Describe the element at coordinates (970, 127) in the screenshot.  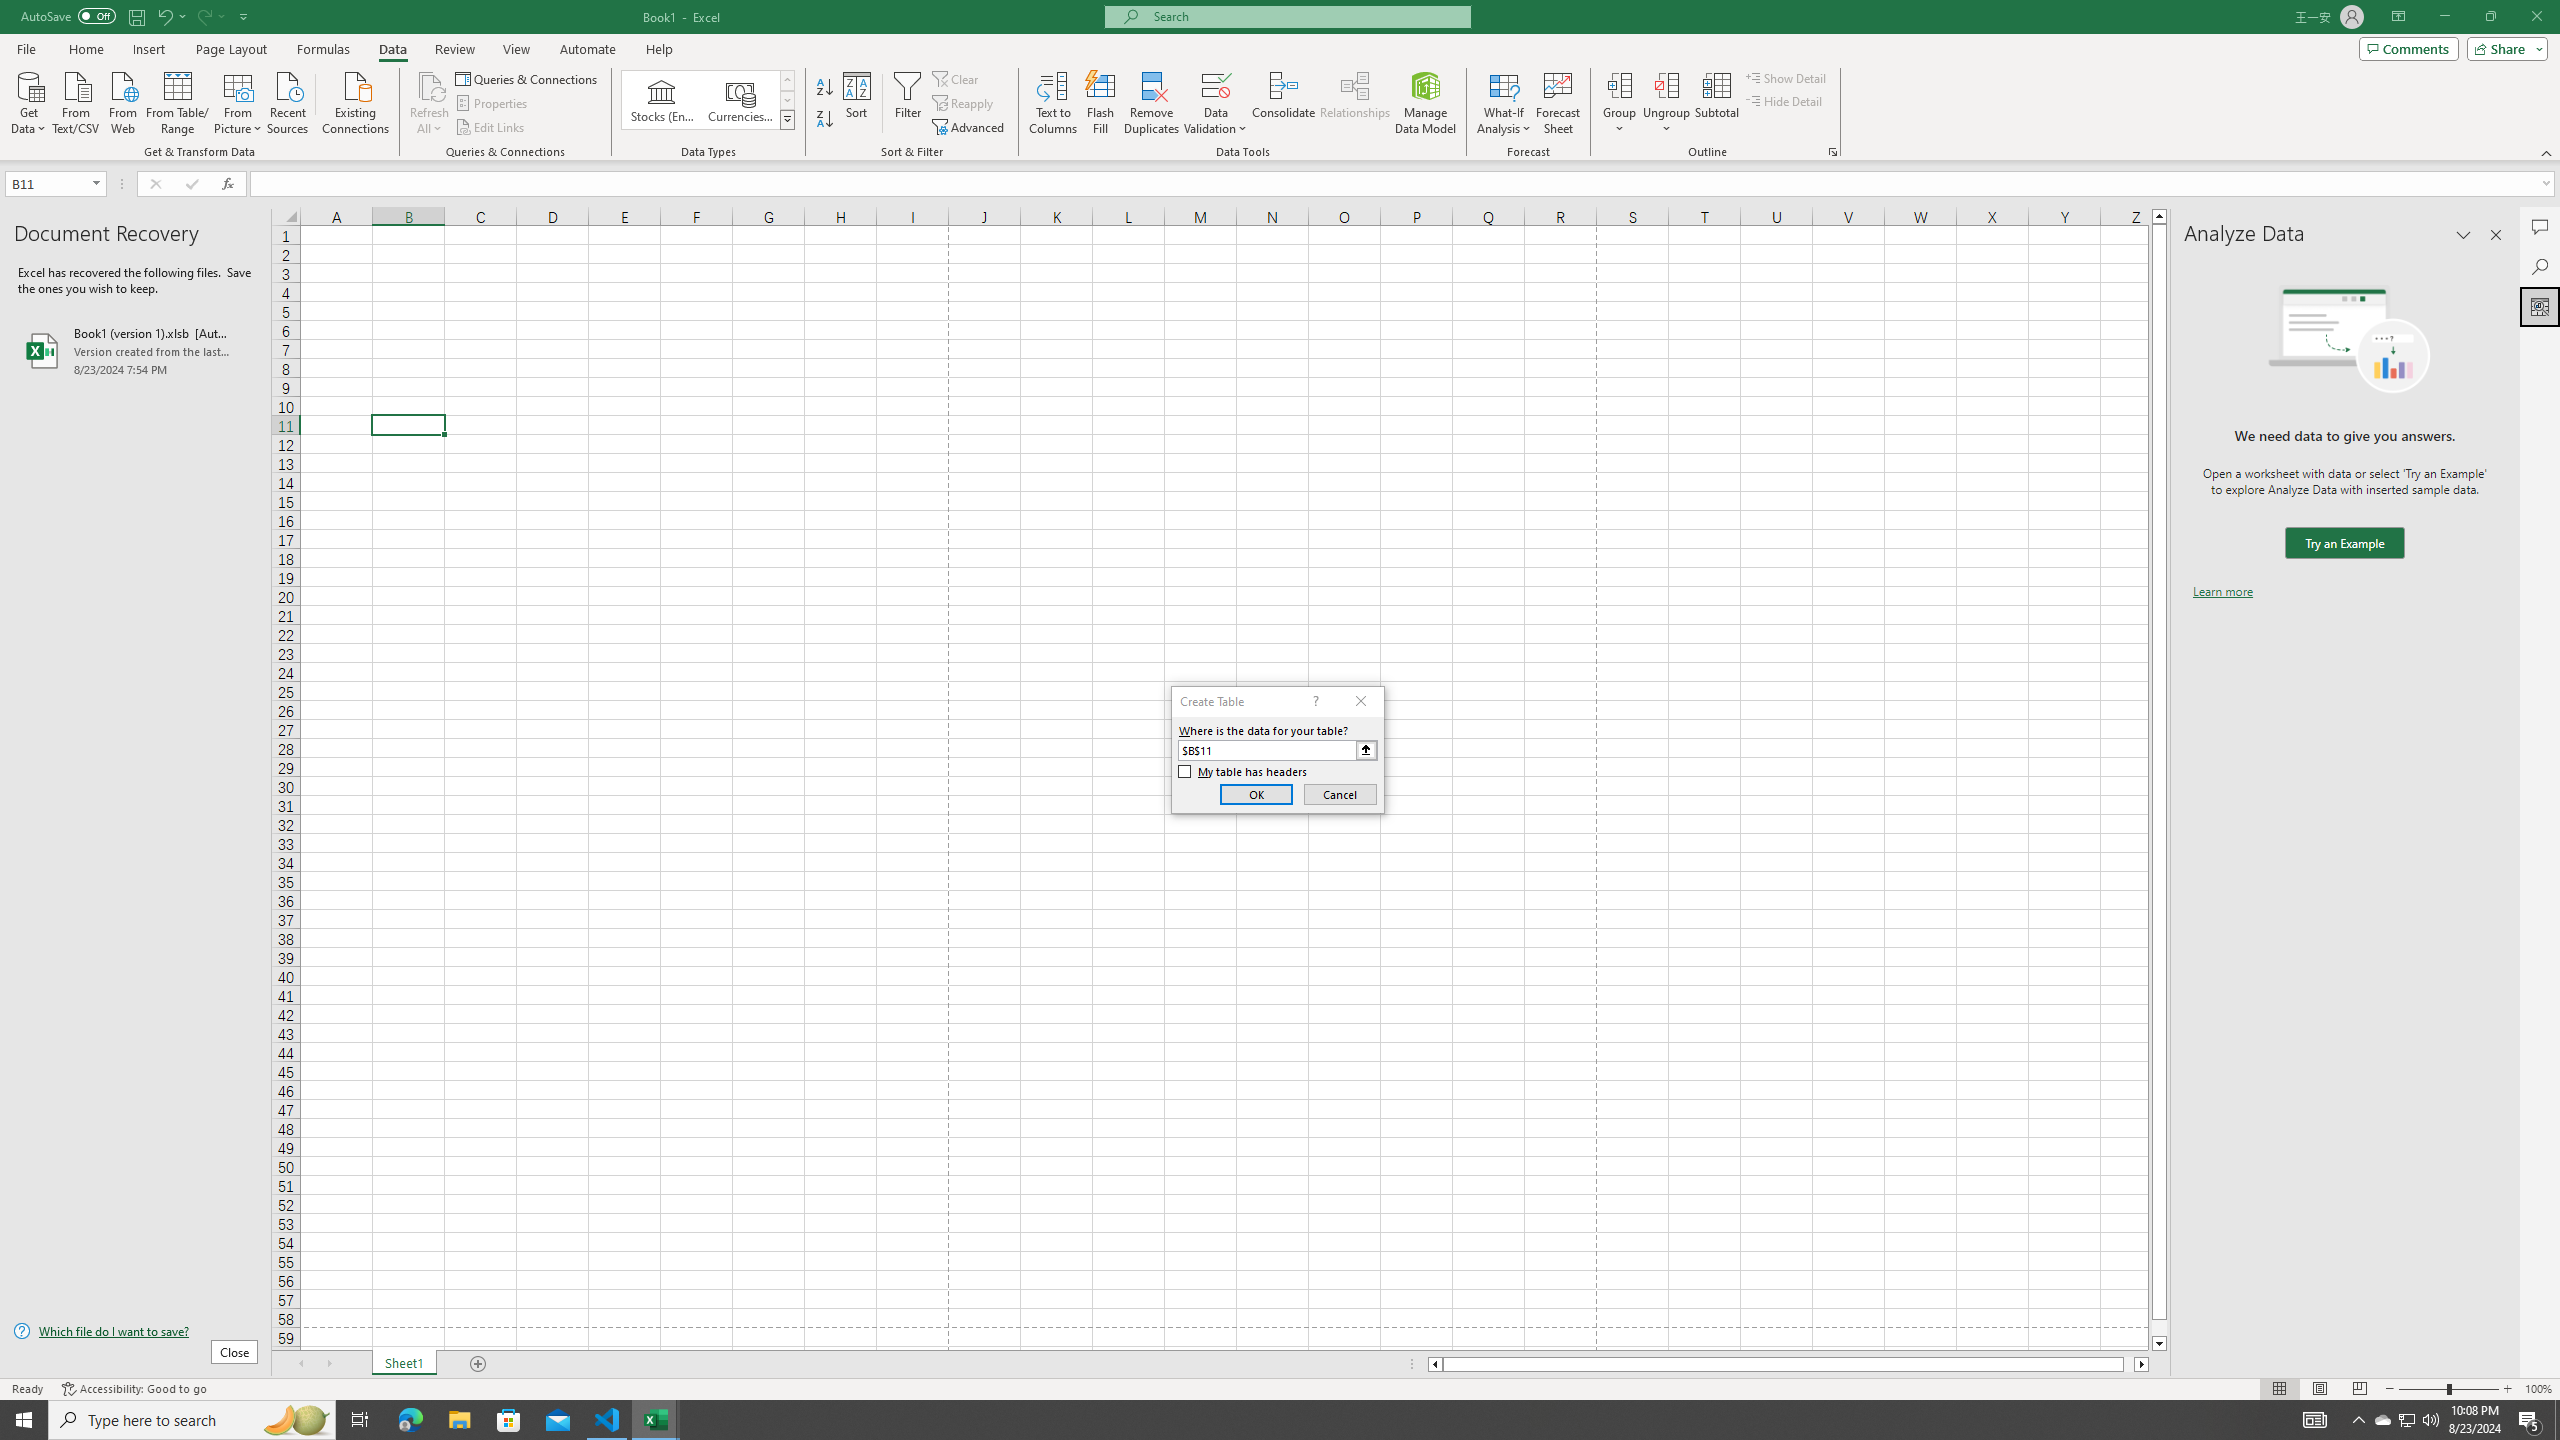
I see `'Advanced...'` at that location.